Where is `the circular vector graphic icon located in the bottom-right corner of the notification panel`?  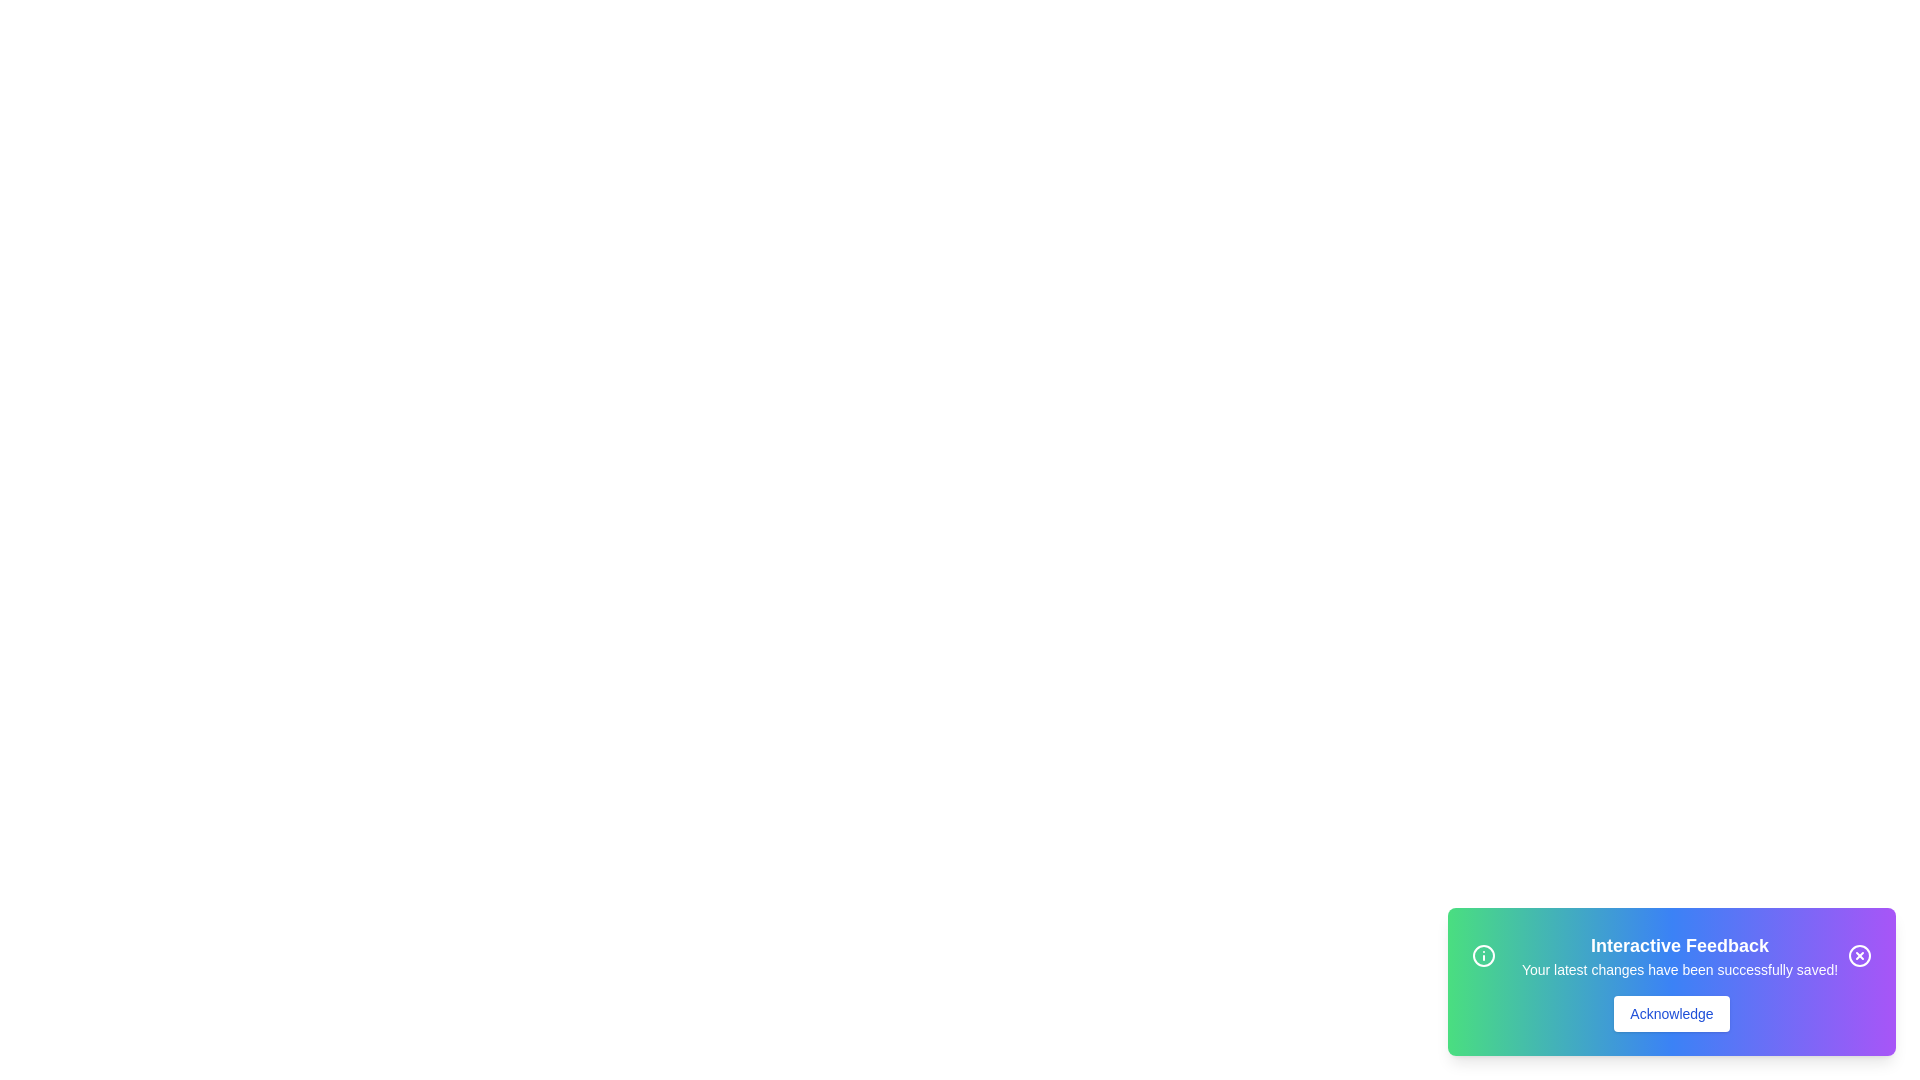
the circular vector graphic icon located in the bottom-right corner of the notification panel is located at coordinates (1859, 955).